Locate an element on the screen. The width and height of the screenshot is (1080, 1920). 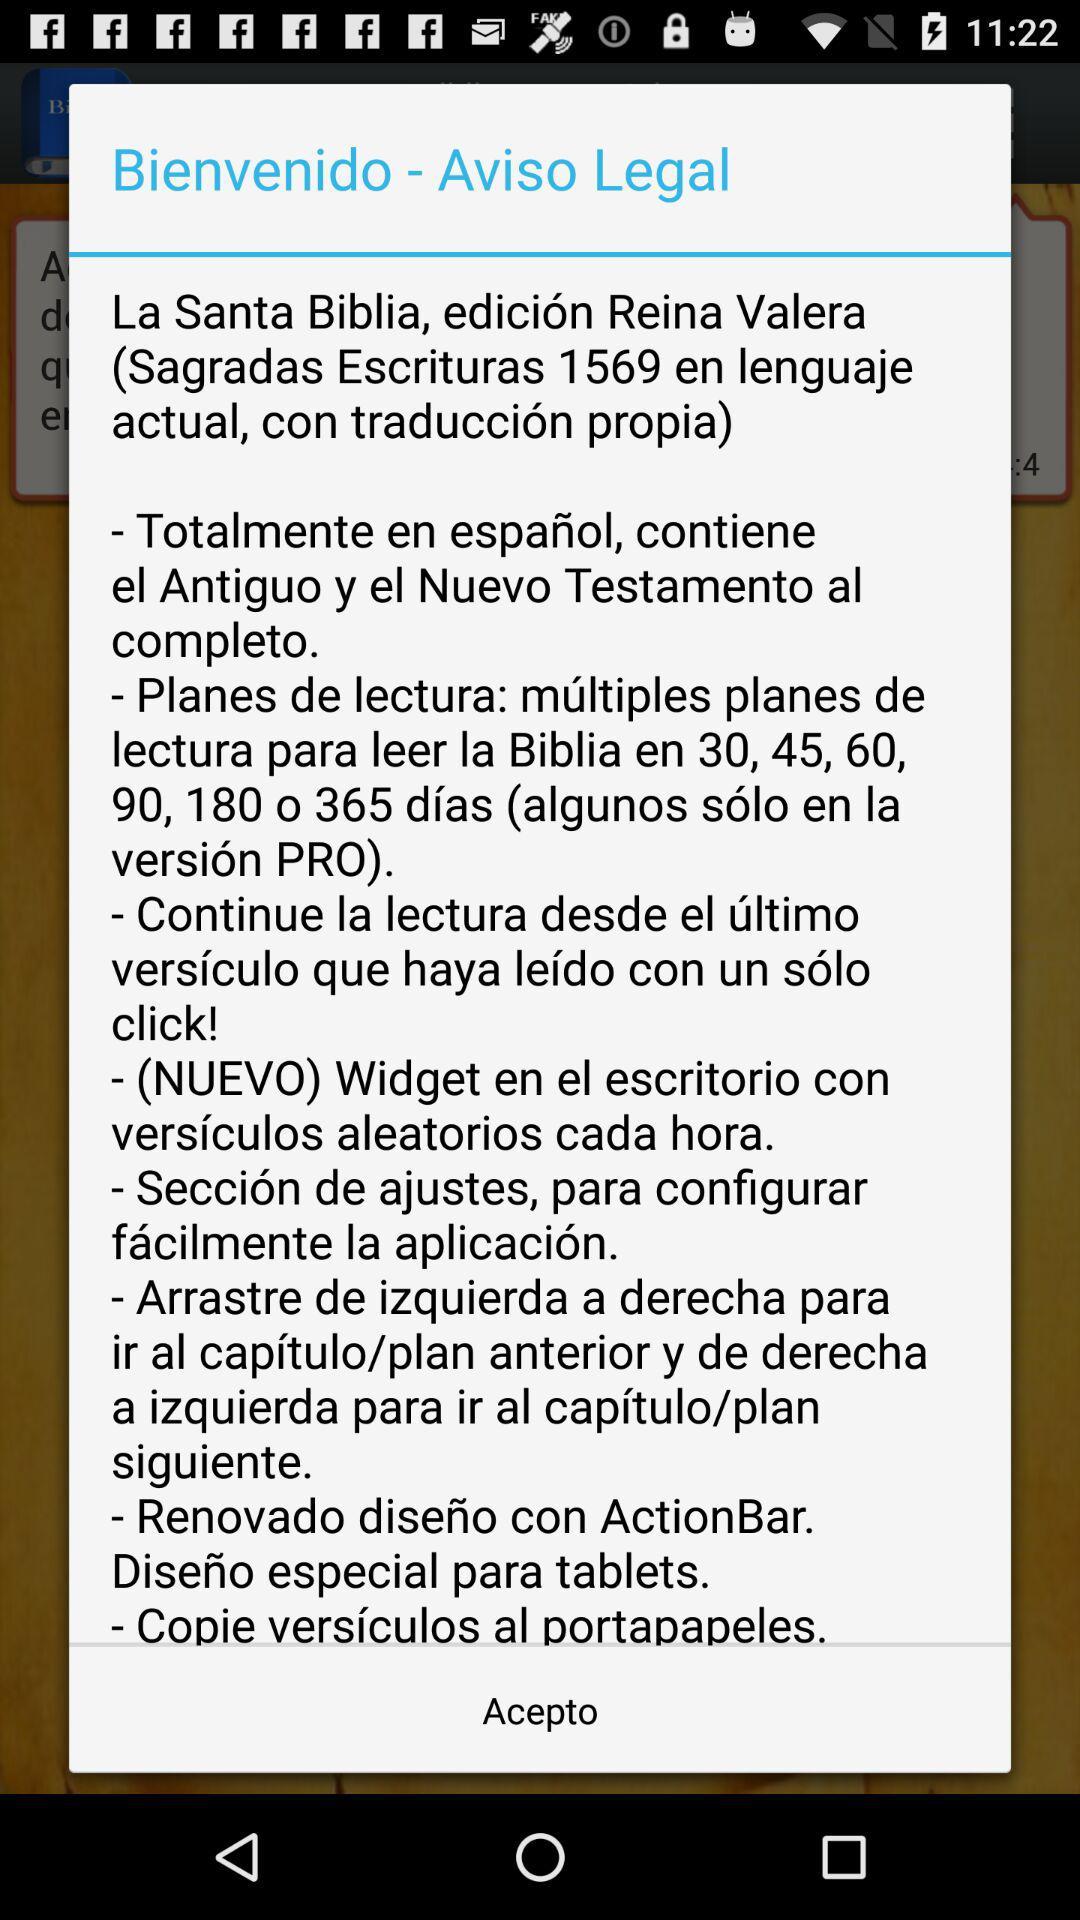
the app below the la santa biblia app is located at coordinates (540, 1708).